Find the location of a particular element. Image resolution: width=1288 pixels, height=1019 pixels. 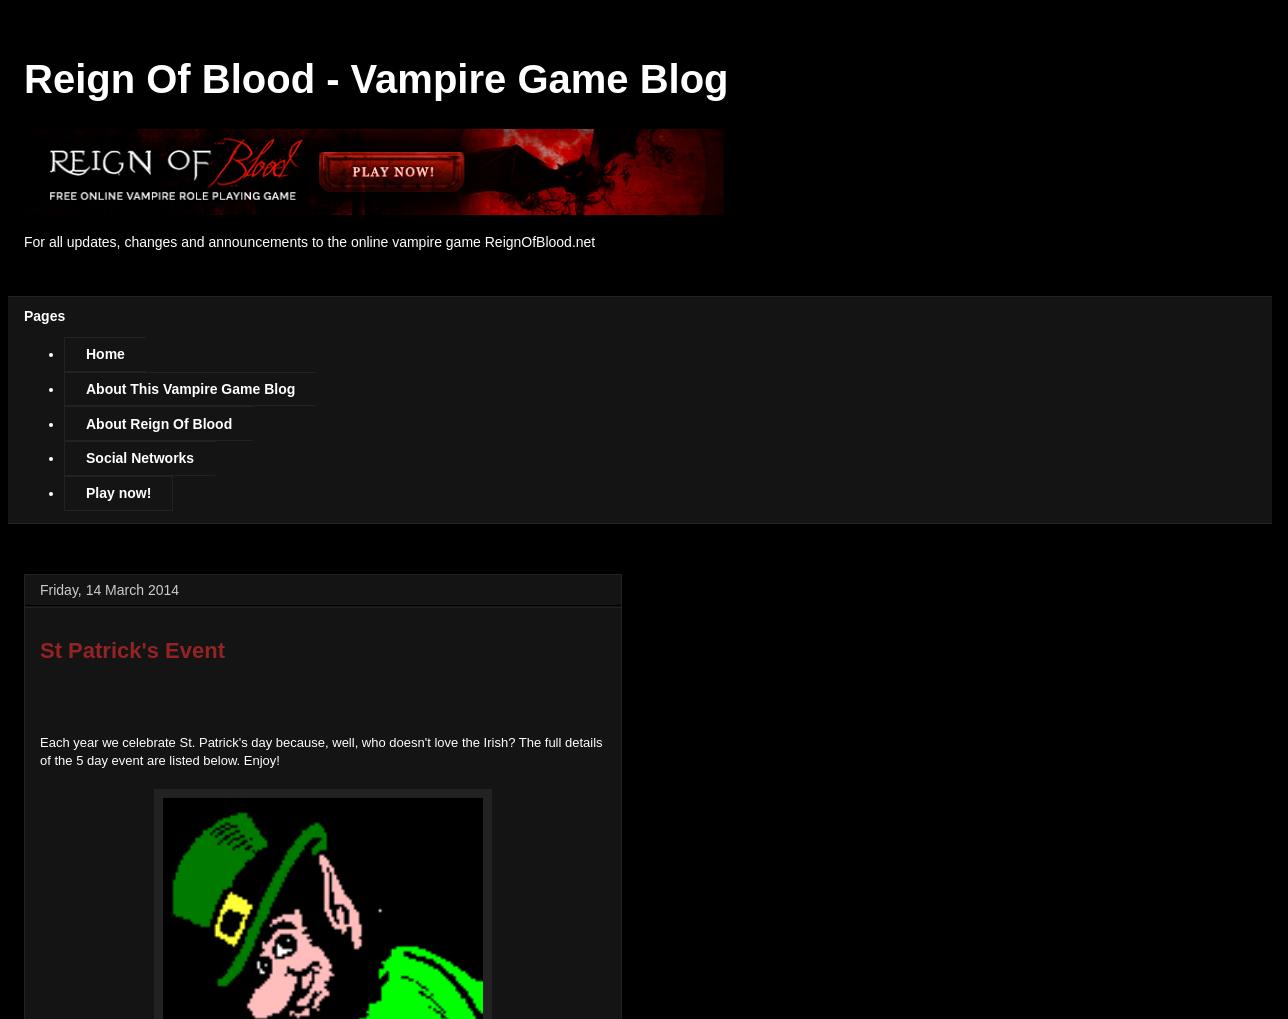

'For all updates, changes and announcements to the online vampire game ReignOfBlood.net' is located at coordinates (309, 242).